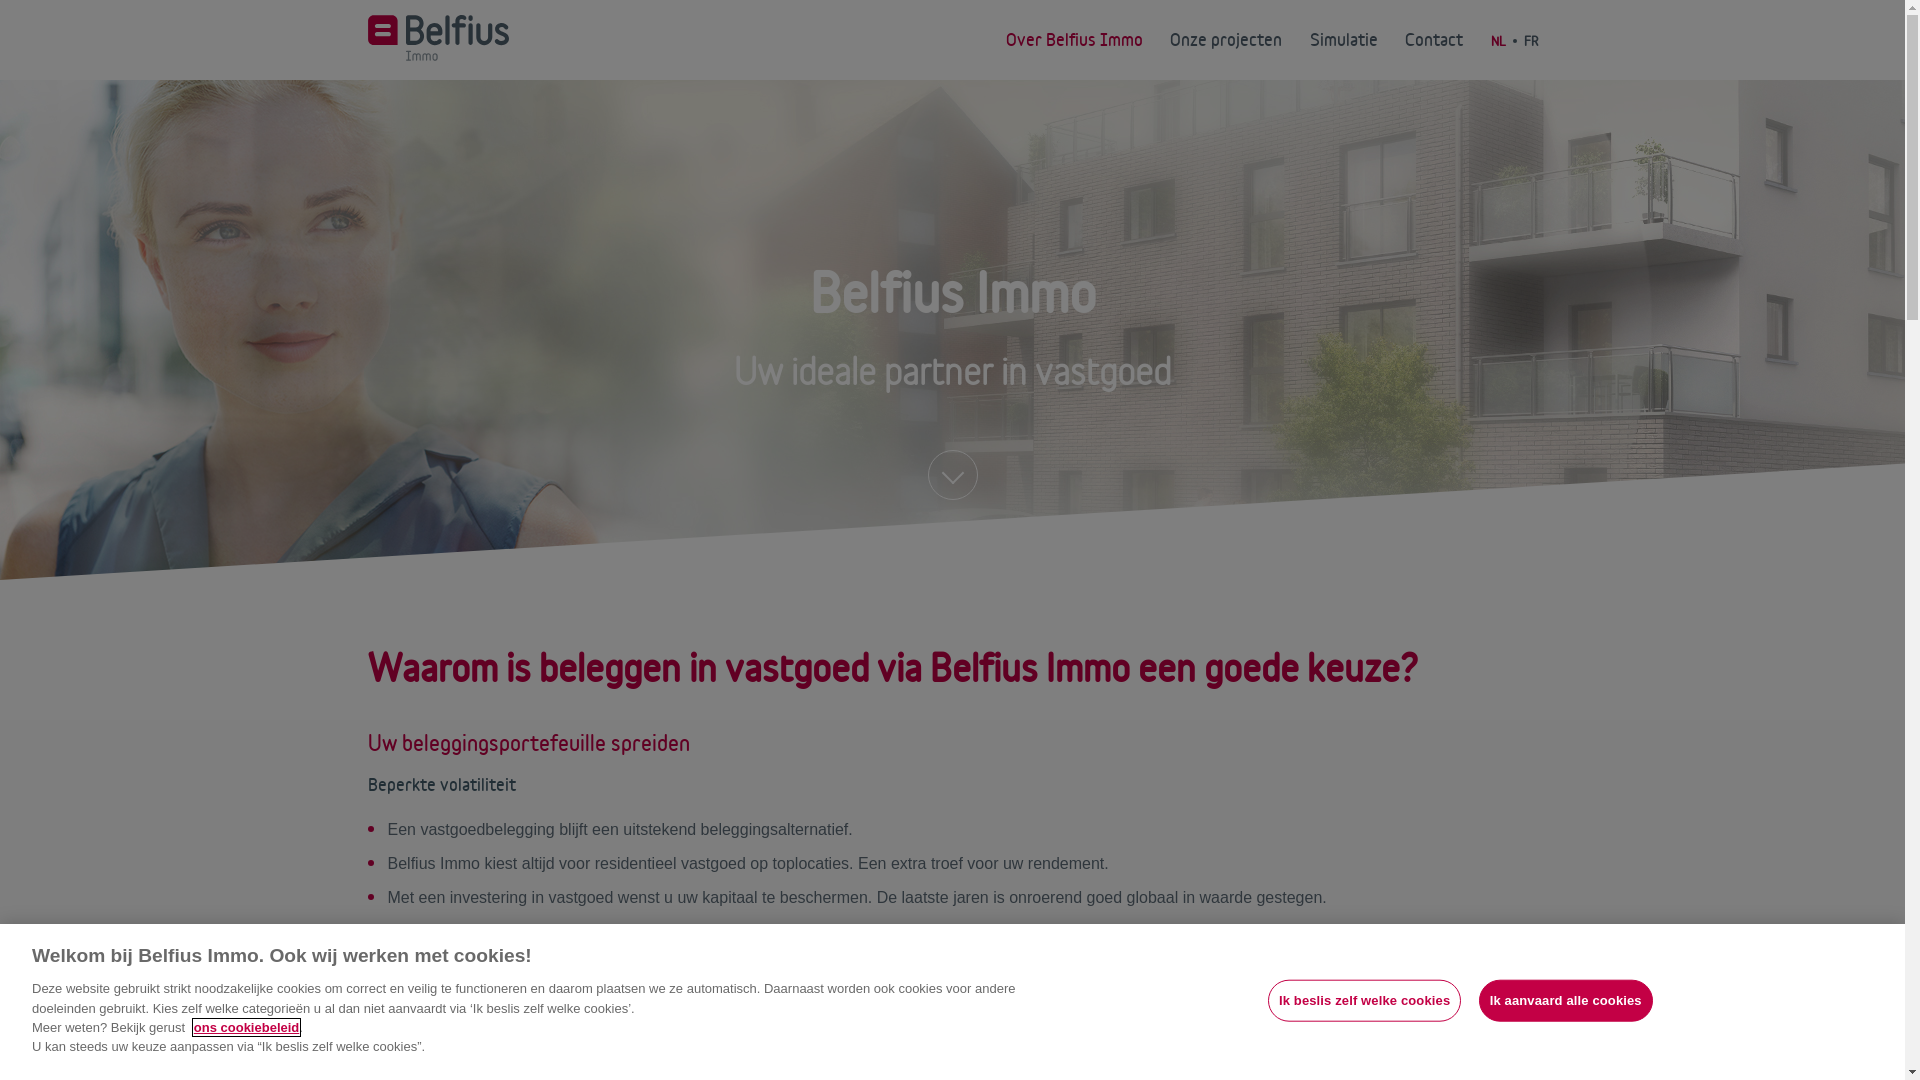 The image size is (1920, 1080). I want to click on 'FR', so click(1530, 41).